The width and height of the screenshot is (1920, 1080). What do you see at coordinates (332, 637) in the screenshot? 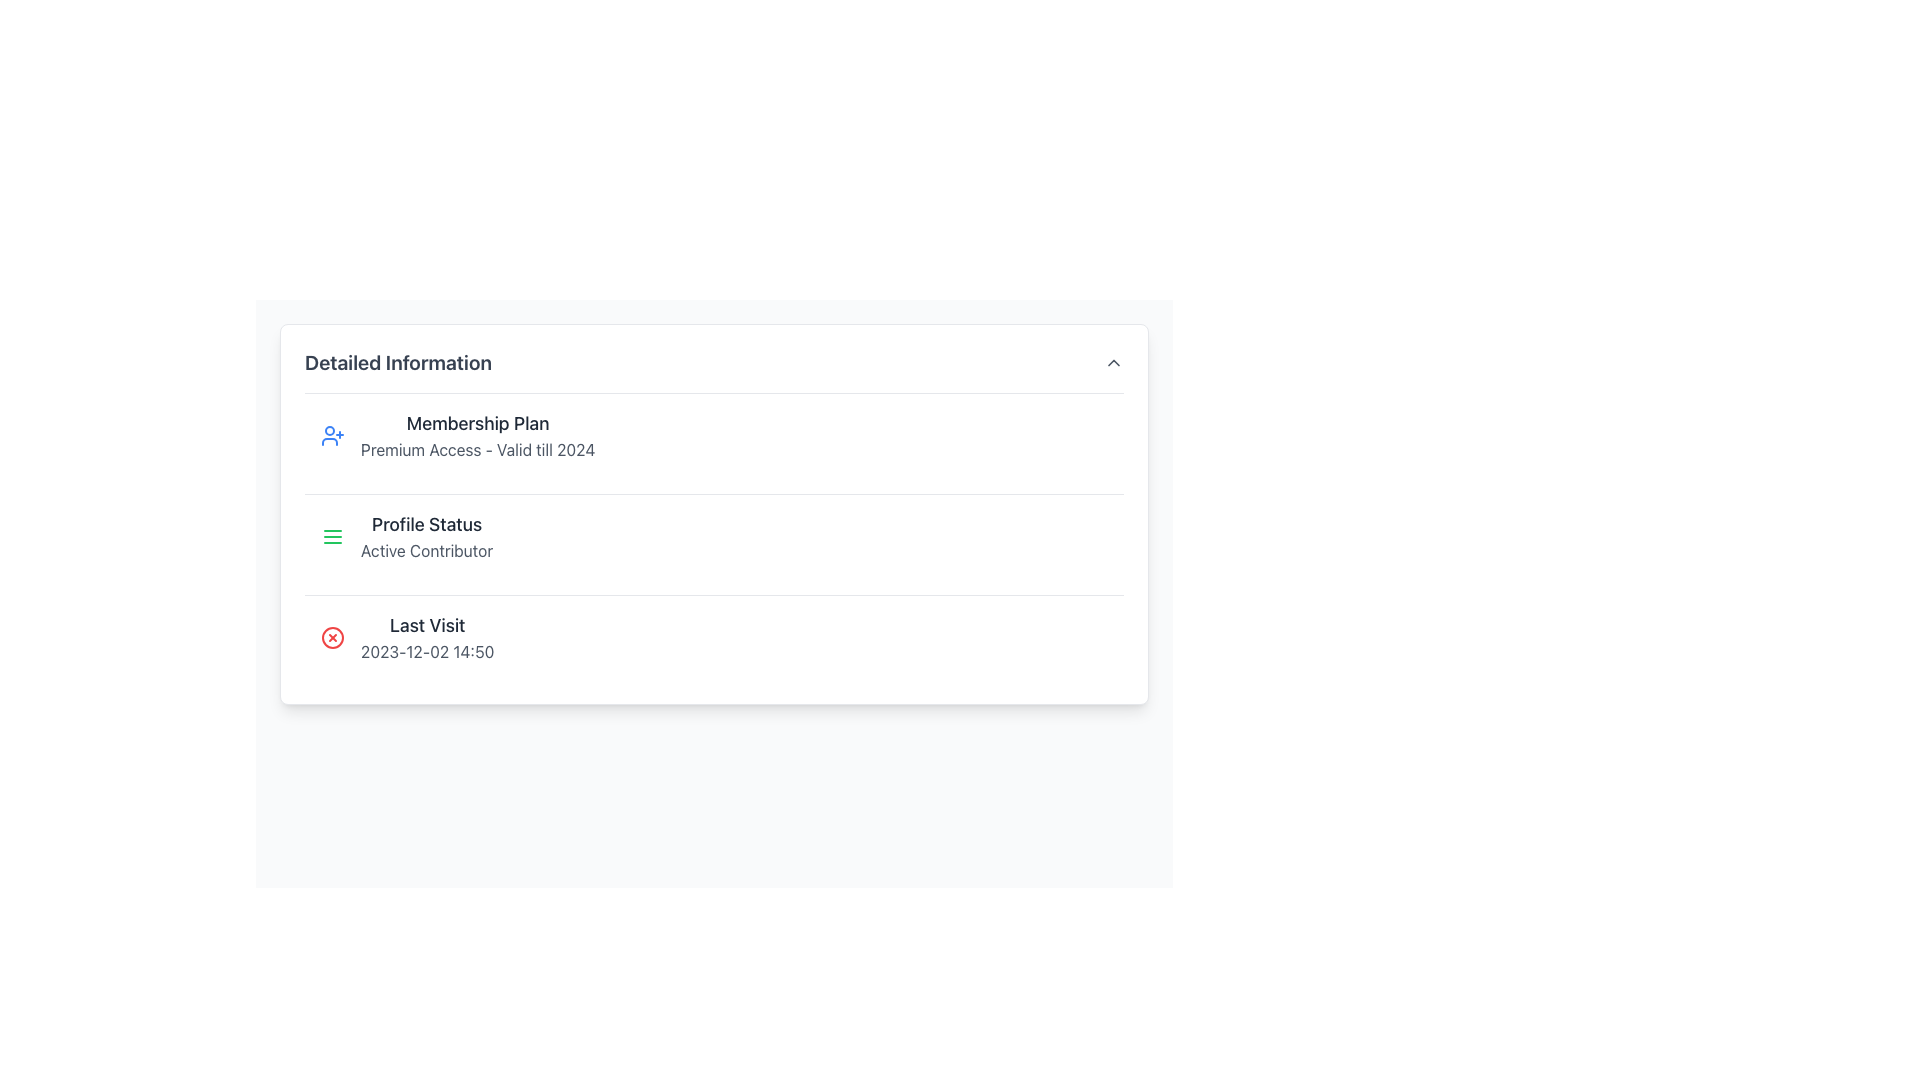
I see `the error icon located to the left of the last visit date and time ('2023-12-02 14:50') in the 'Last Visit' section of the interface` at bounding box center [332, 637].